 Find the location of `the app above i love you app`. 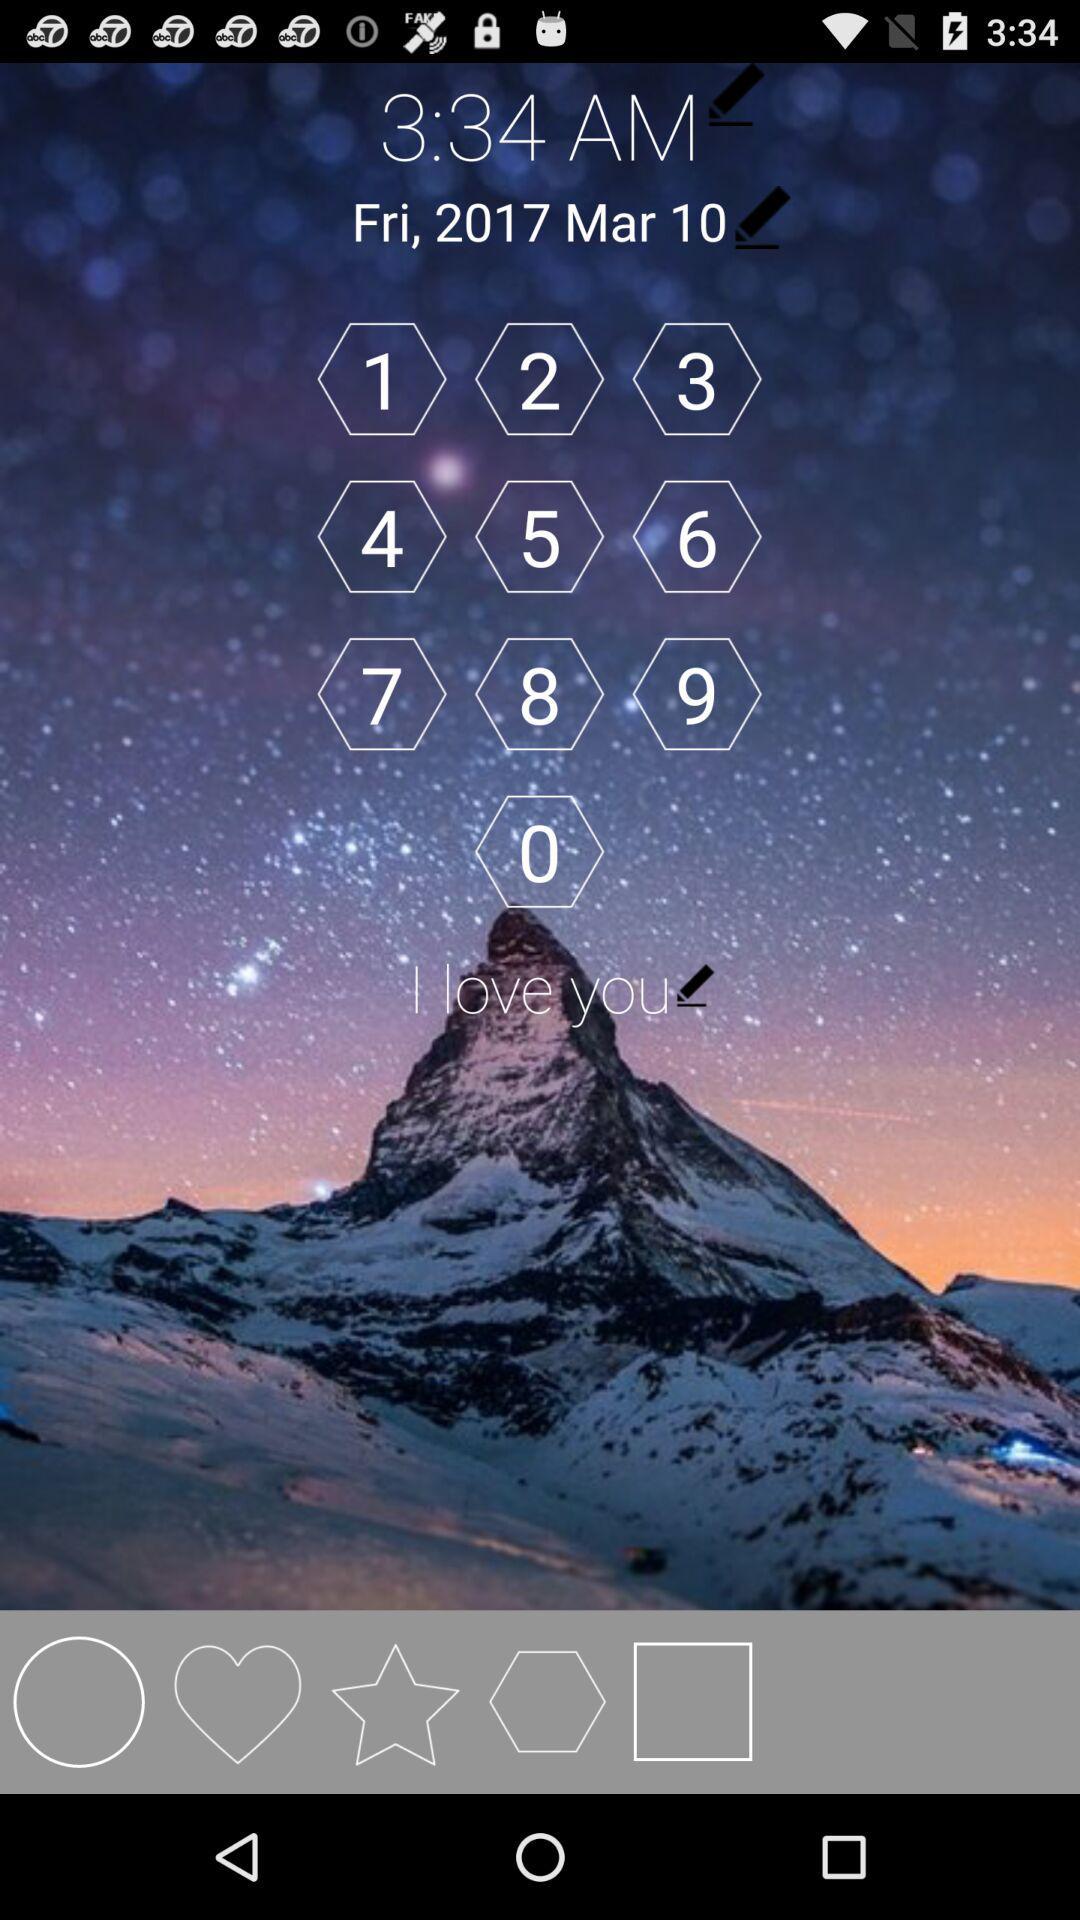

the app above i love you app is located at coordinates (696, 694).